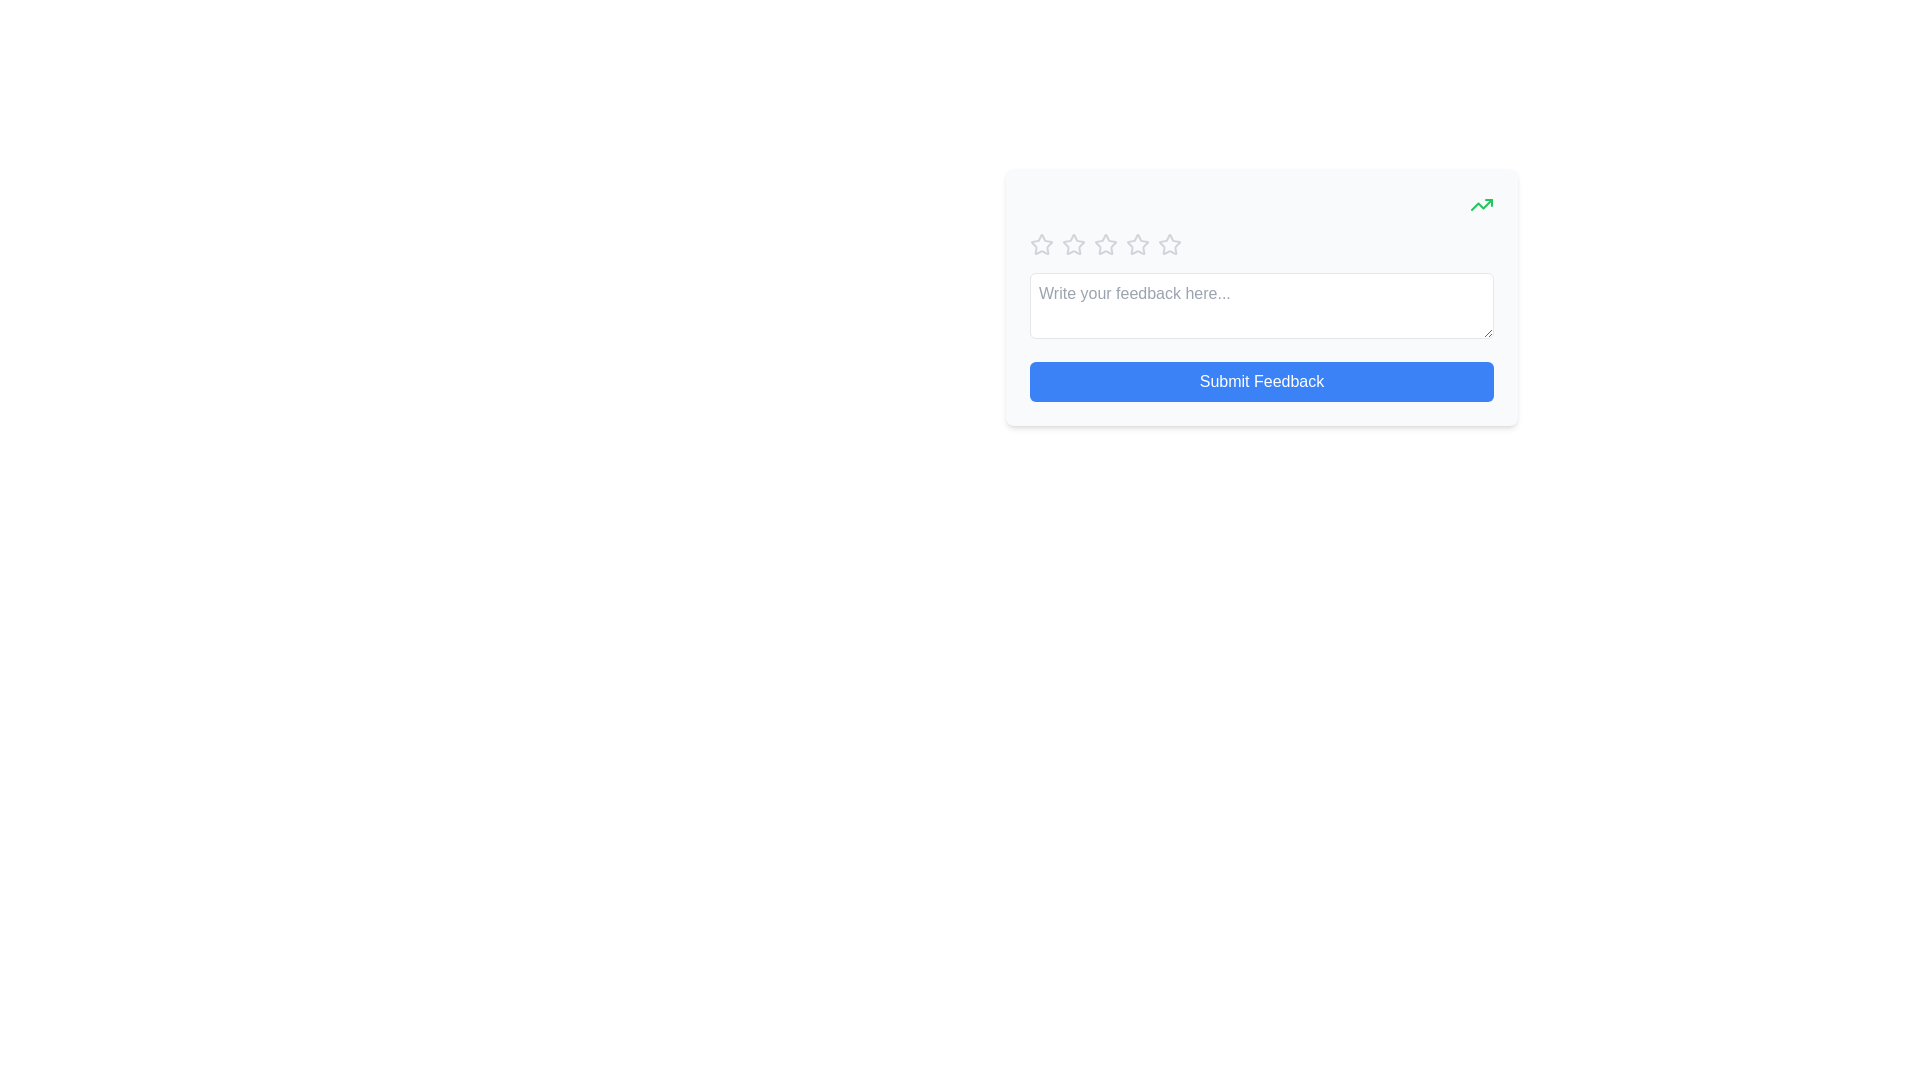  Describe the element at coordinates (1104, 244) in the screenshot. I see `the third star-shaped icon in the rating system` at that location.